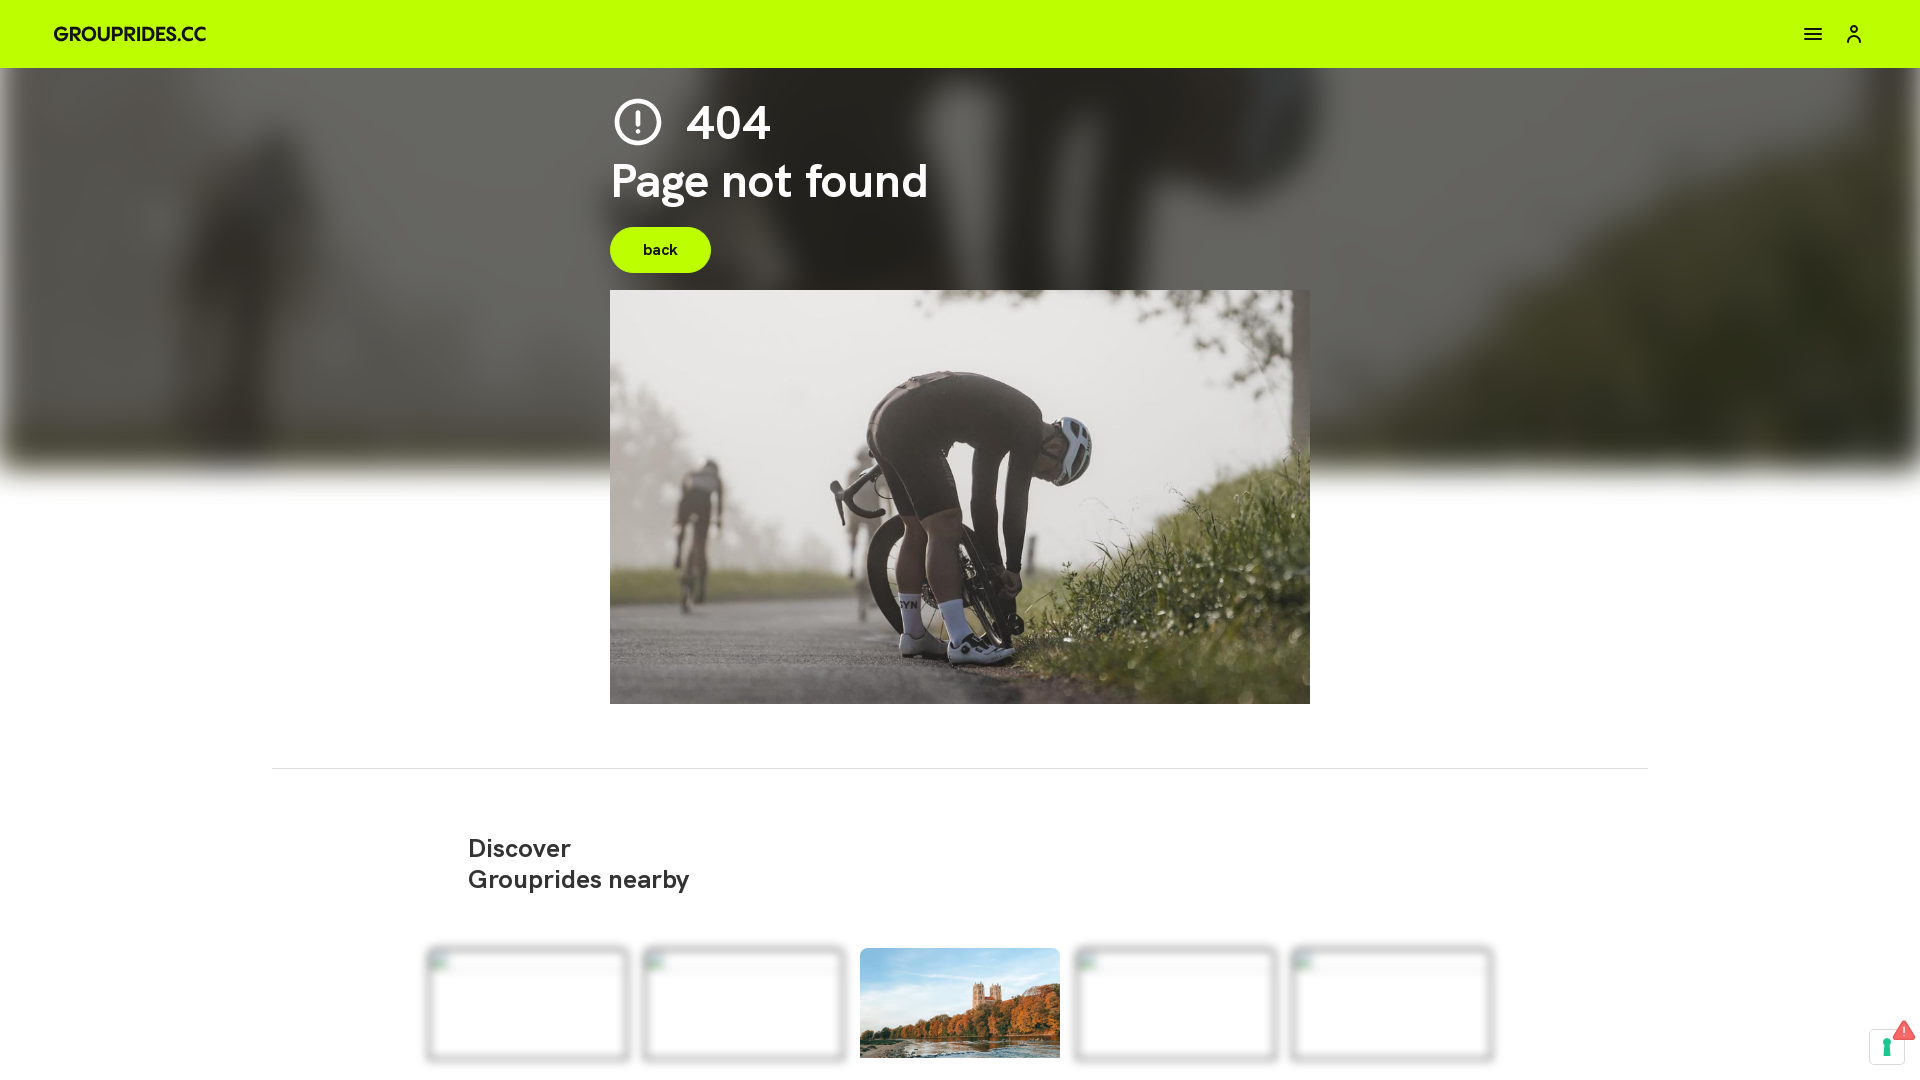  Describe the element at coordinates (660, 249) in the screenshot. I see `'back'` at that location.